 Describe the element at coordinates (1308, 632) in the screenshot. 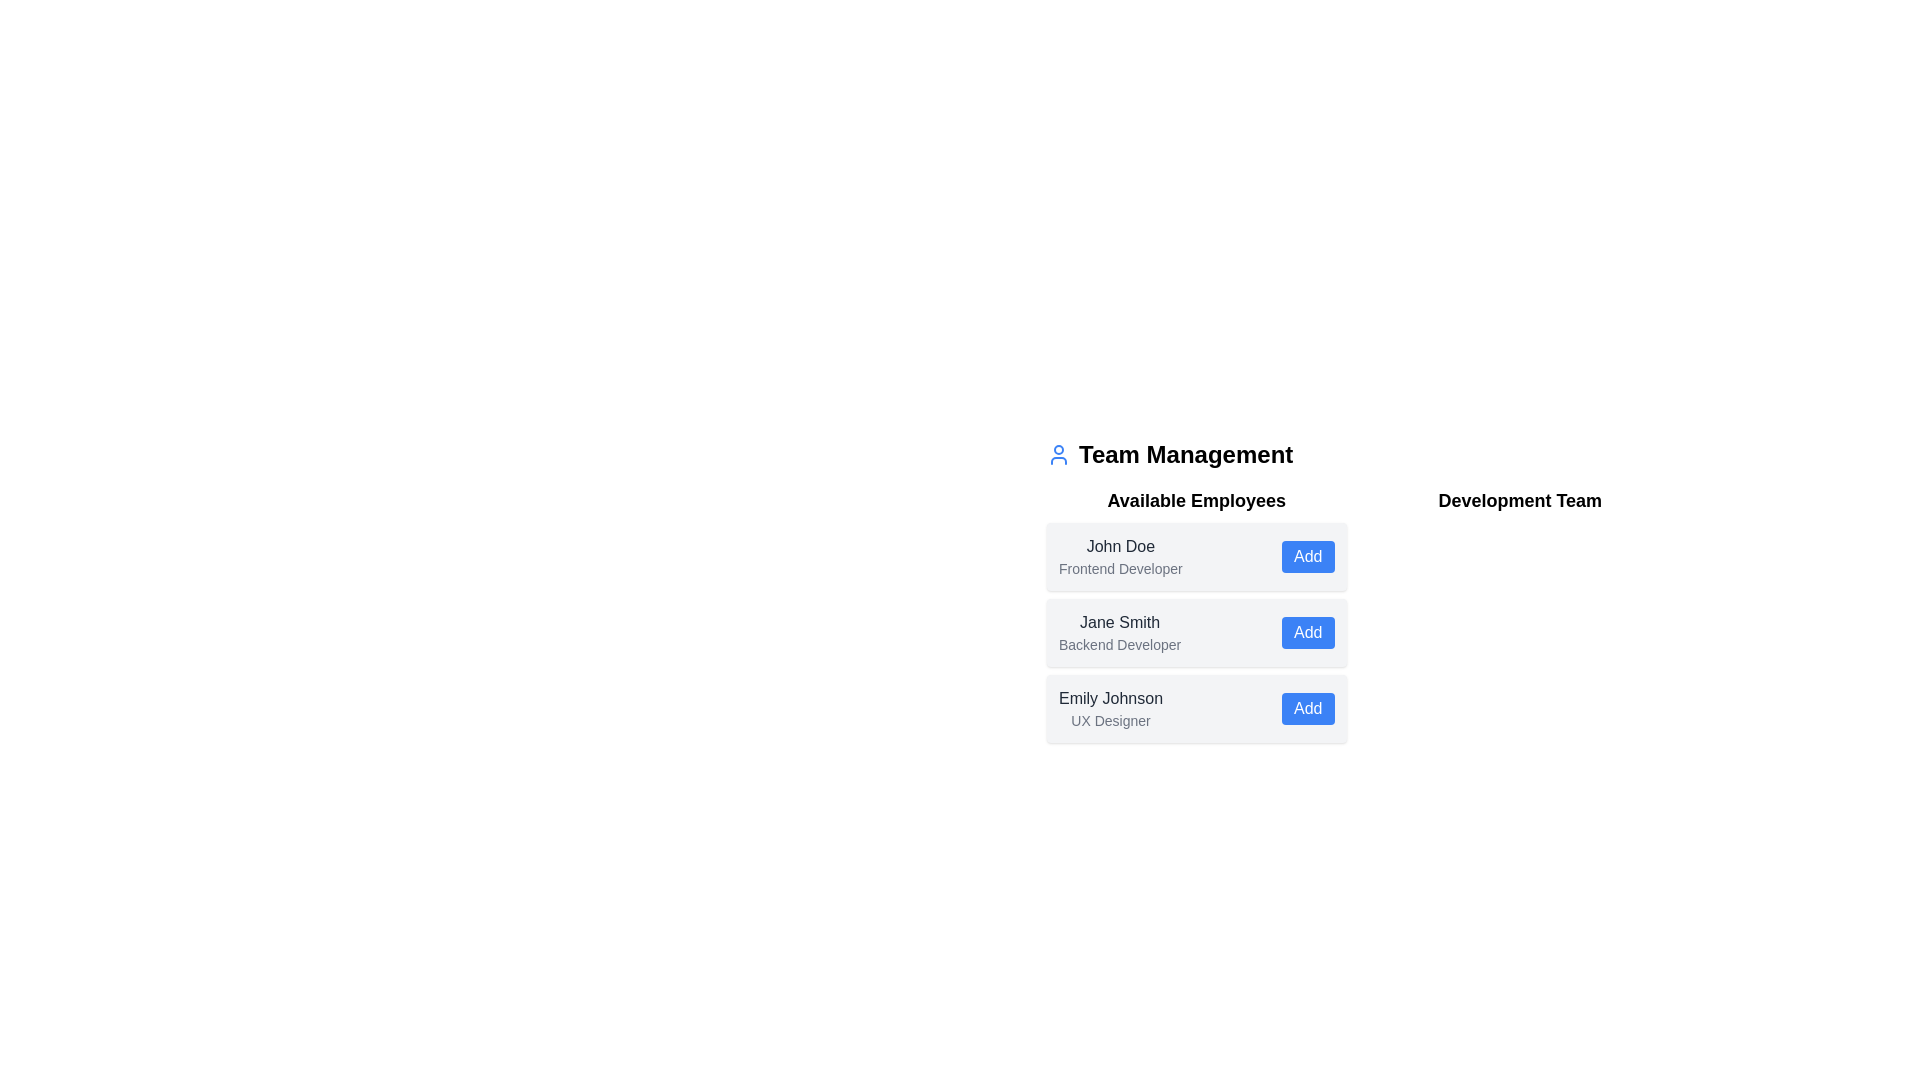

I see `the 'Add' button with a blue background and white text located in the second row of the 'Available Employees' list, aligned to the right of 'Jane Smith', who is a Backend Developer` at that location.